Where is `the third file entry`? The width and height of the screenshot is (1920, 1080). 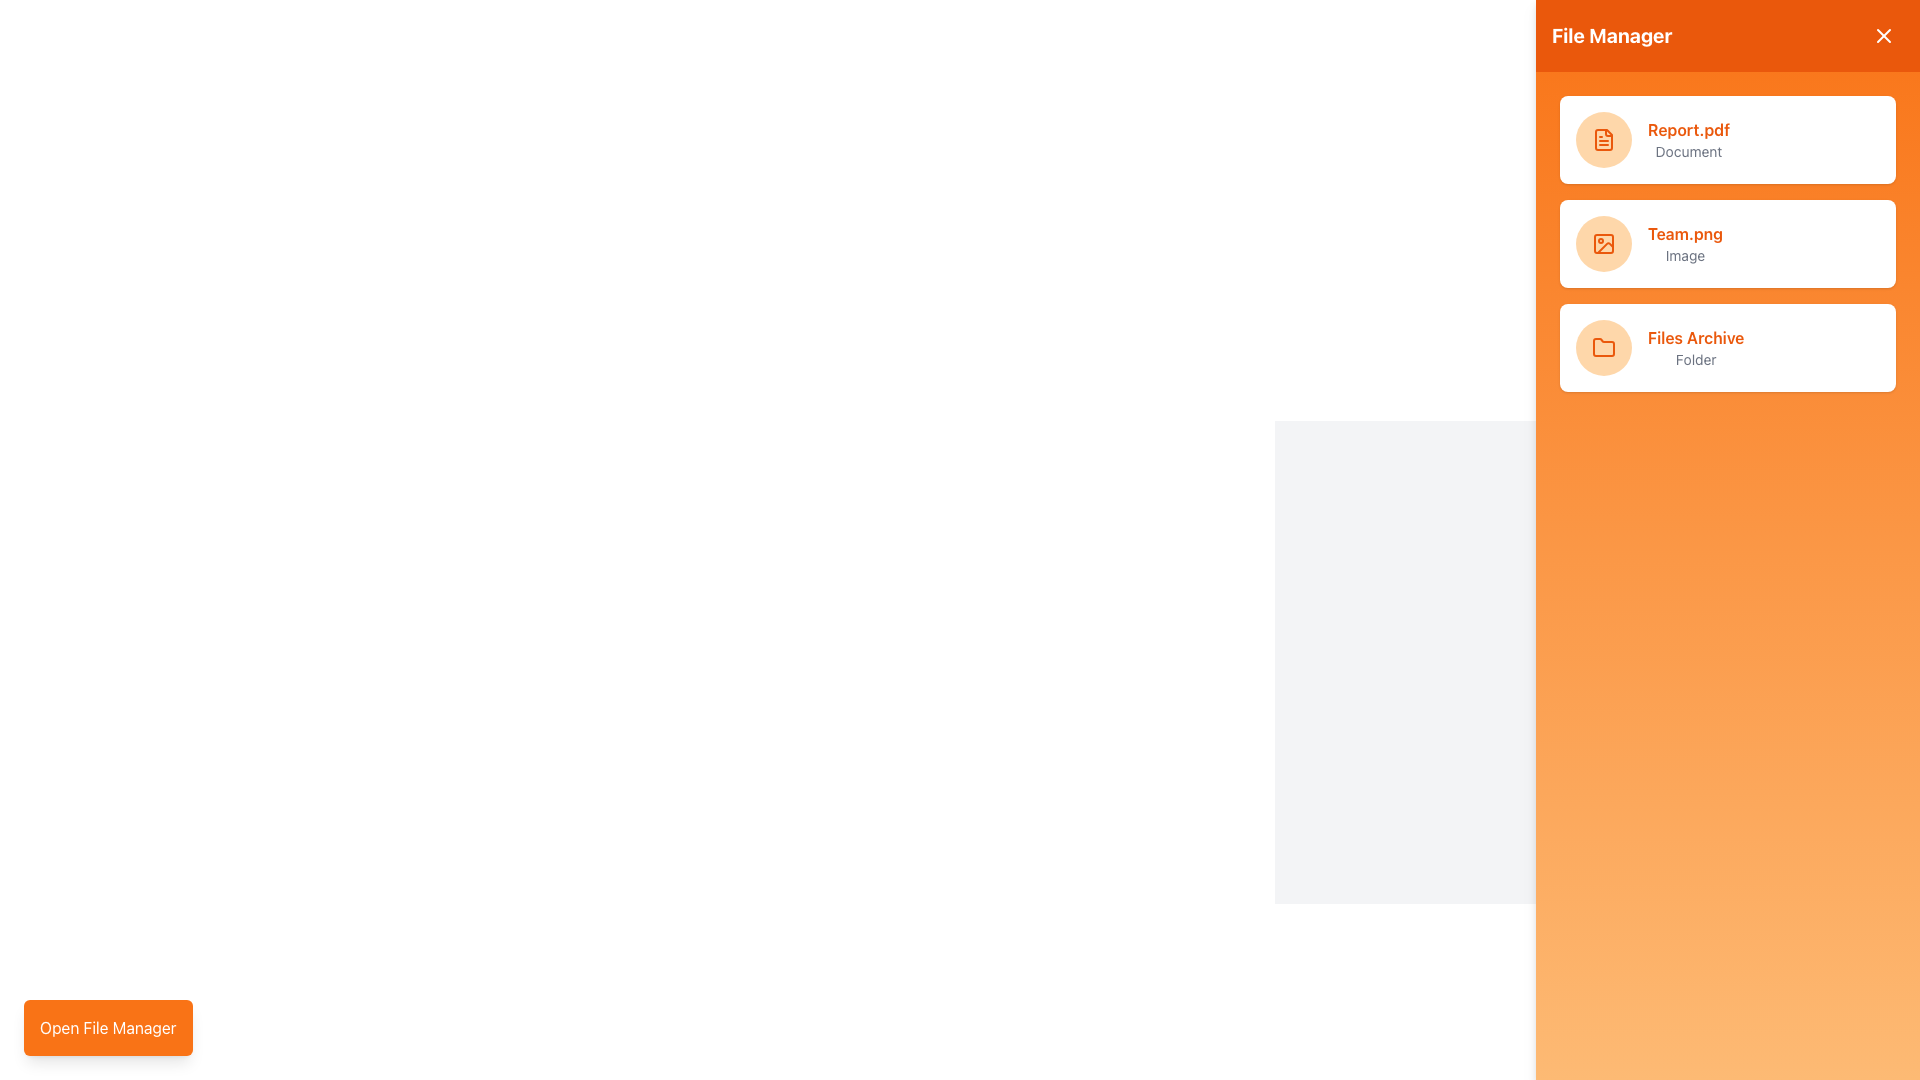 the third file entry is located at coordinates (1727, 346).